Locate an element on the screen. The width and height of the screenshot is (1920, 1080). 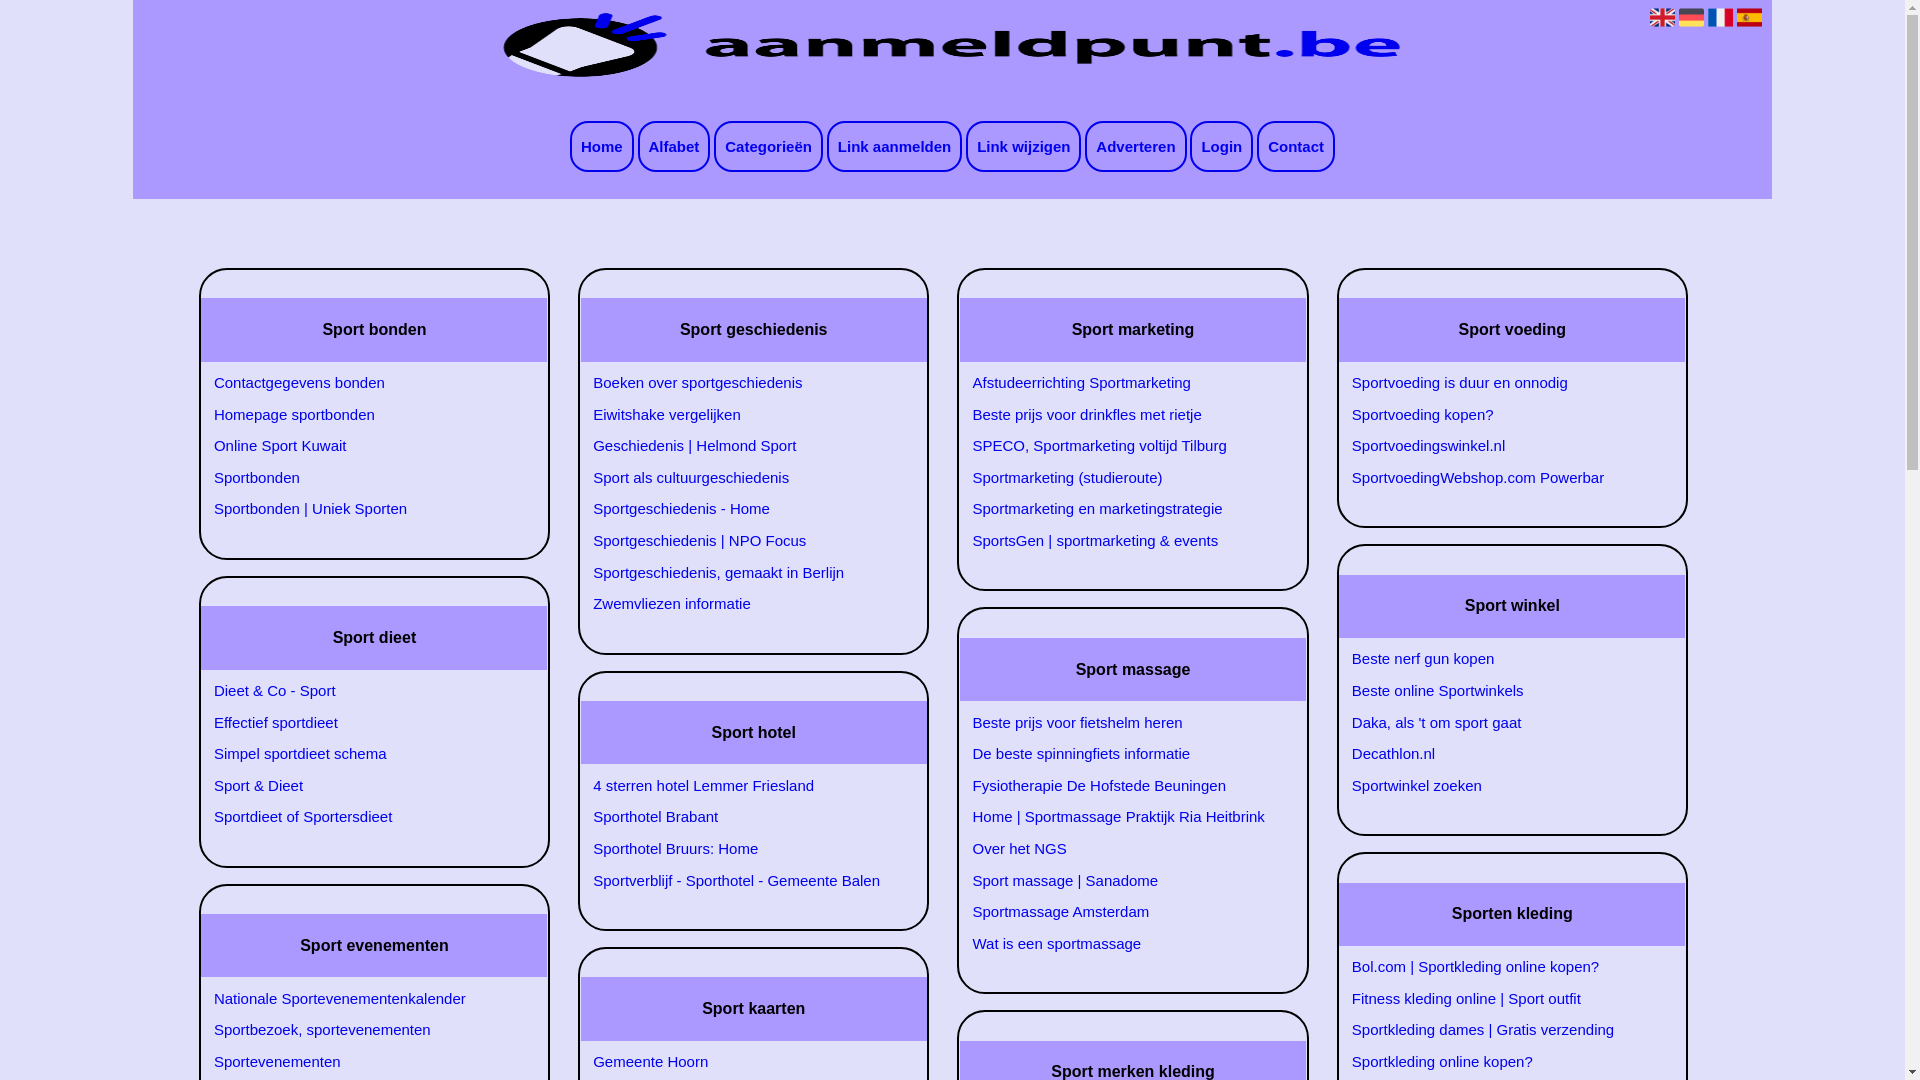
'Sportgeschiedenis | NPO Focus' is located at coordinates (581, 540).